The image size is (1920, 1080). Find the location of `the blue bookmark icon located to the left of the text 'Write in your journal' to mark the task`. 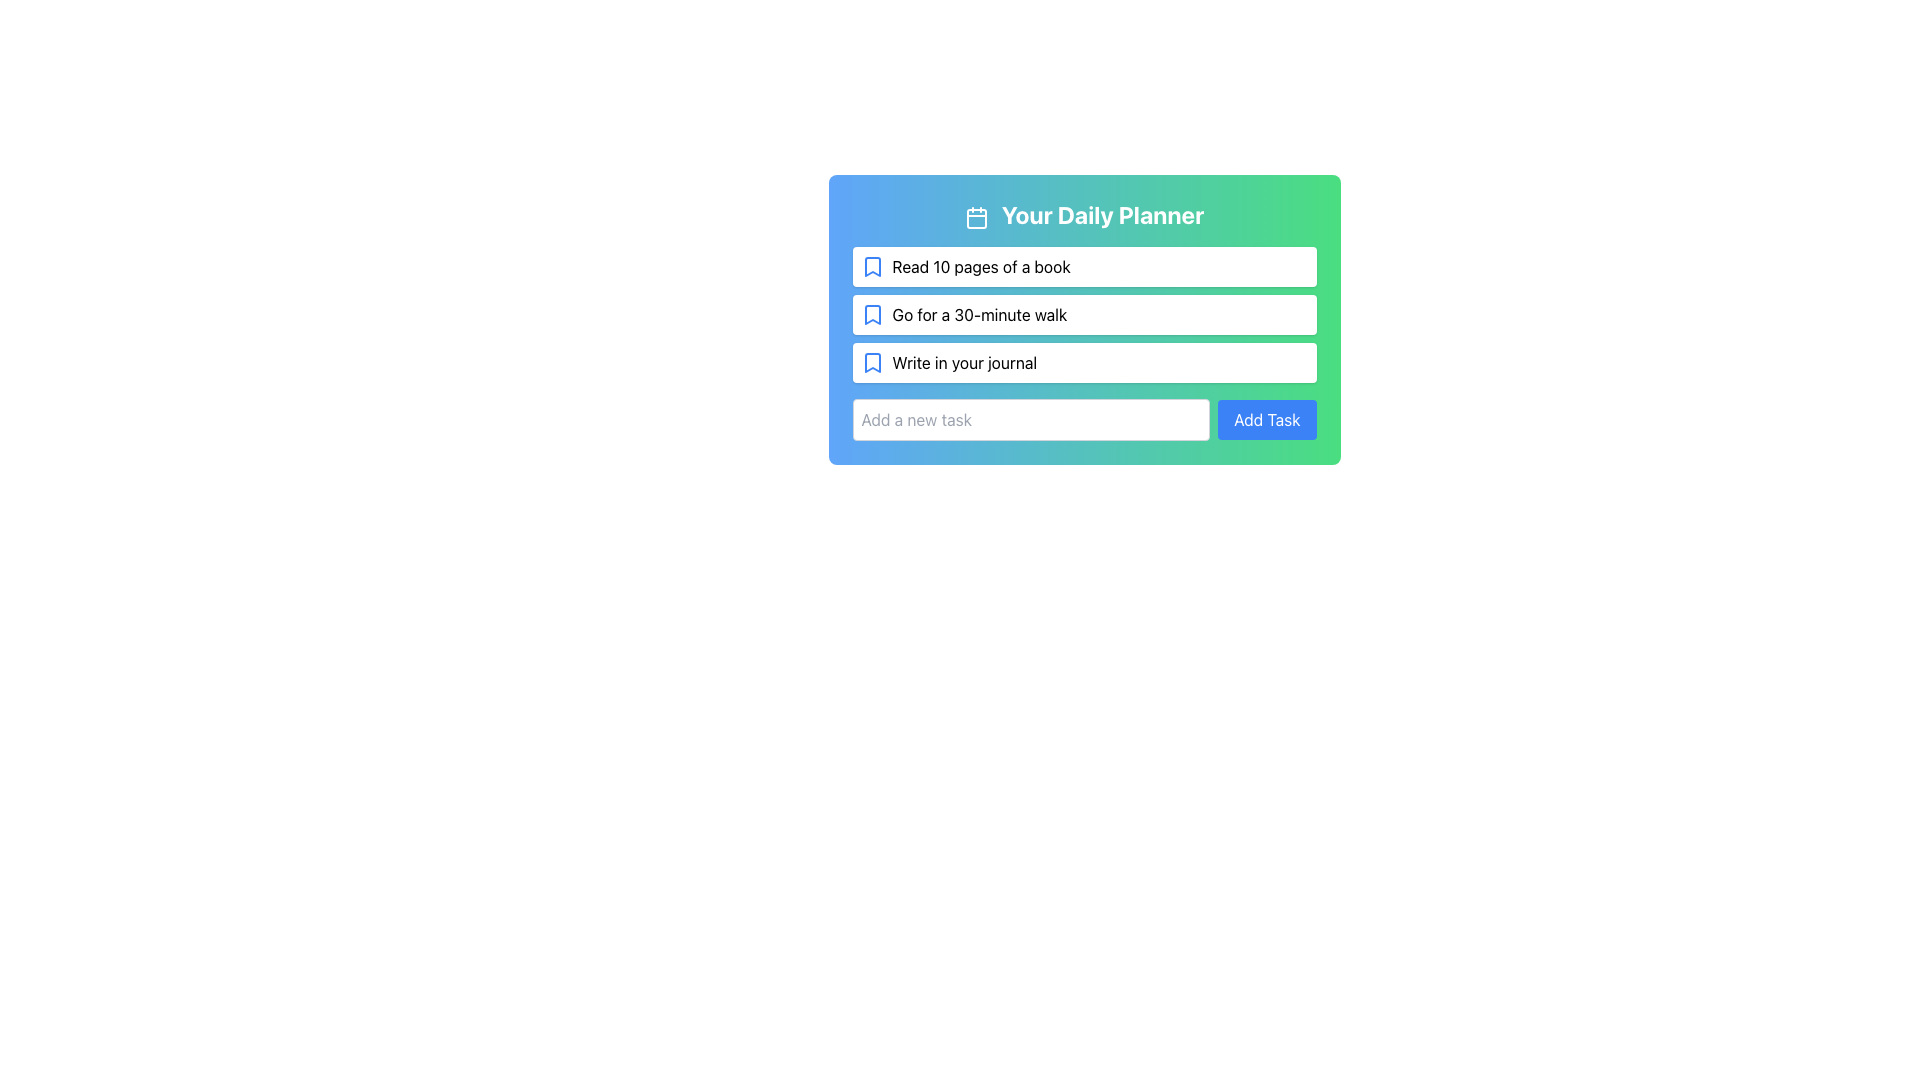

the blue bookmark icon located to the left of the text 'Write in your journal' to mark the task is located at coordinates (872, 362).